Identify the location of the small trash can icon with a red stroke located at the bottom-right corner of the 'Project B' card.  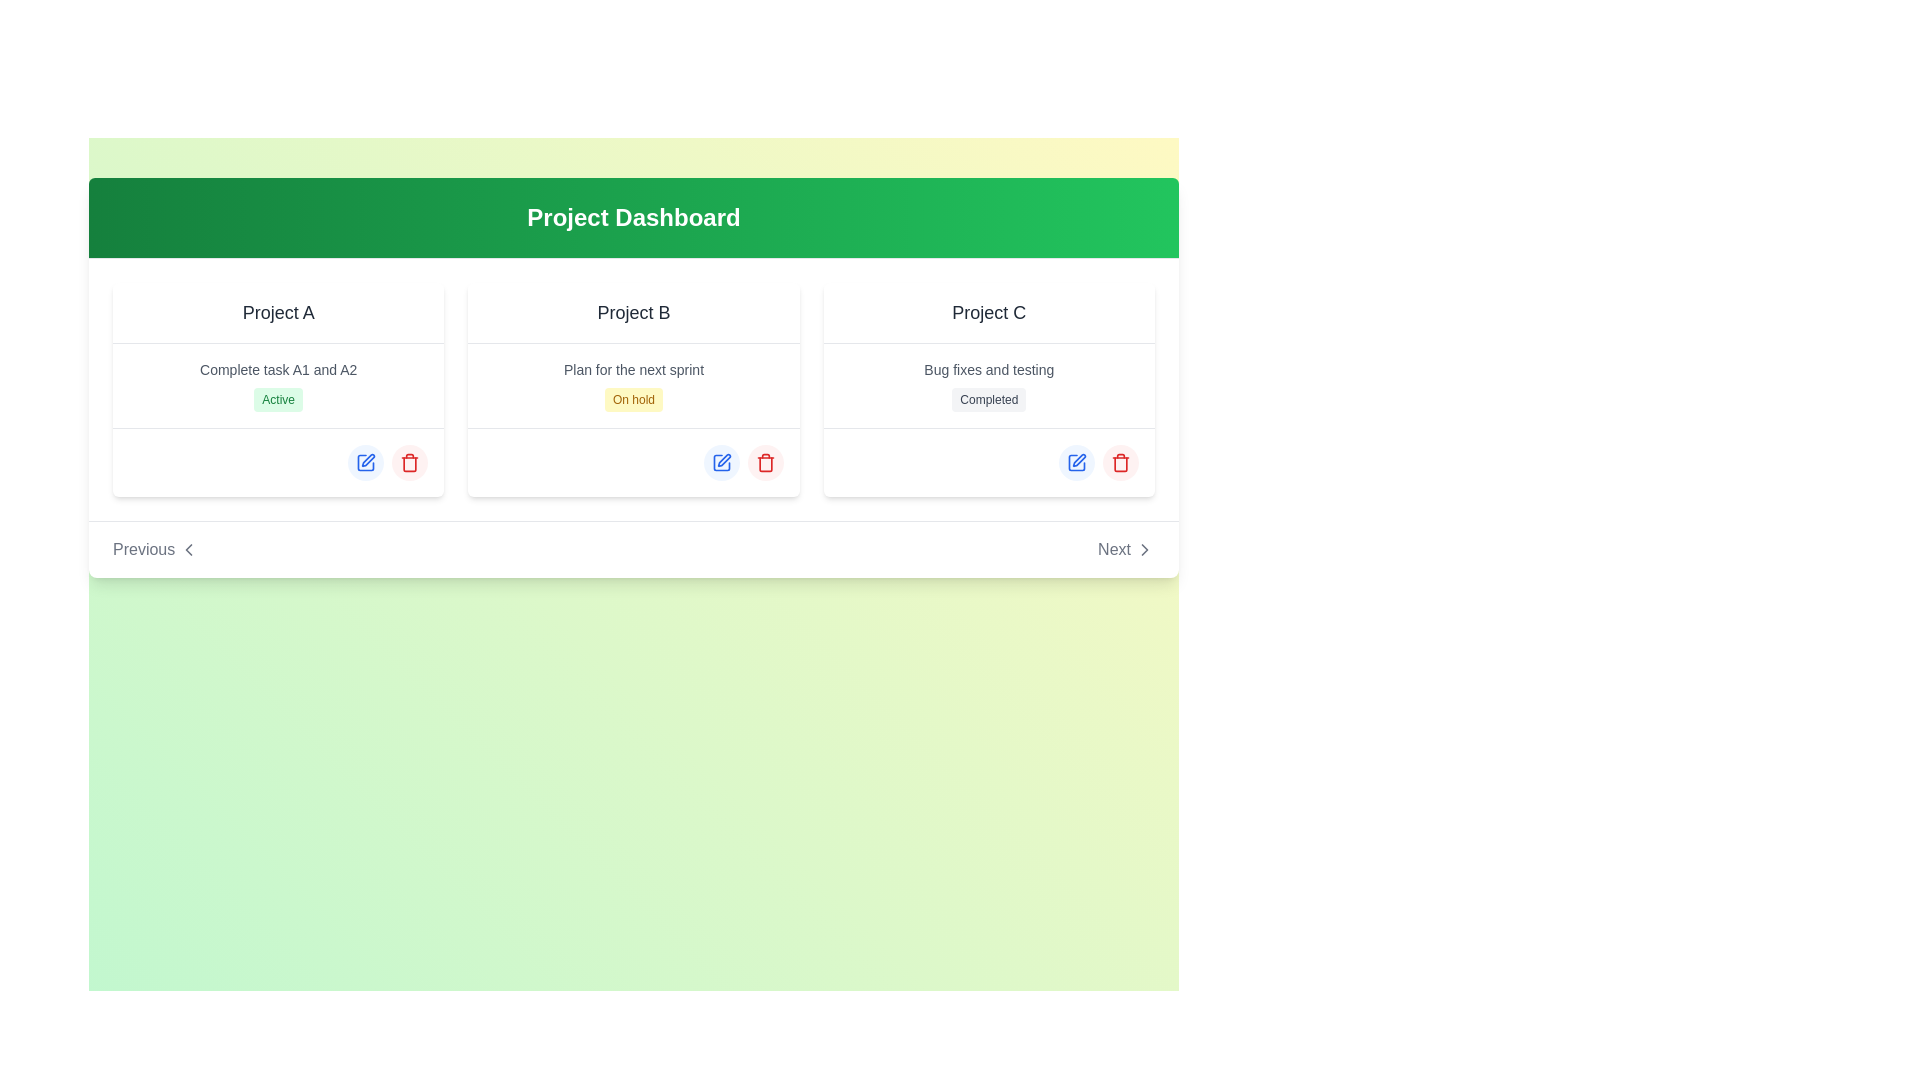
(764, 462).